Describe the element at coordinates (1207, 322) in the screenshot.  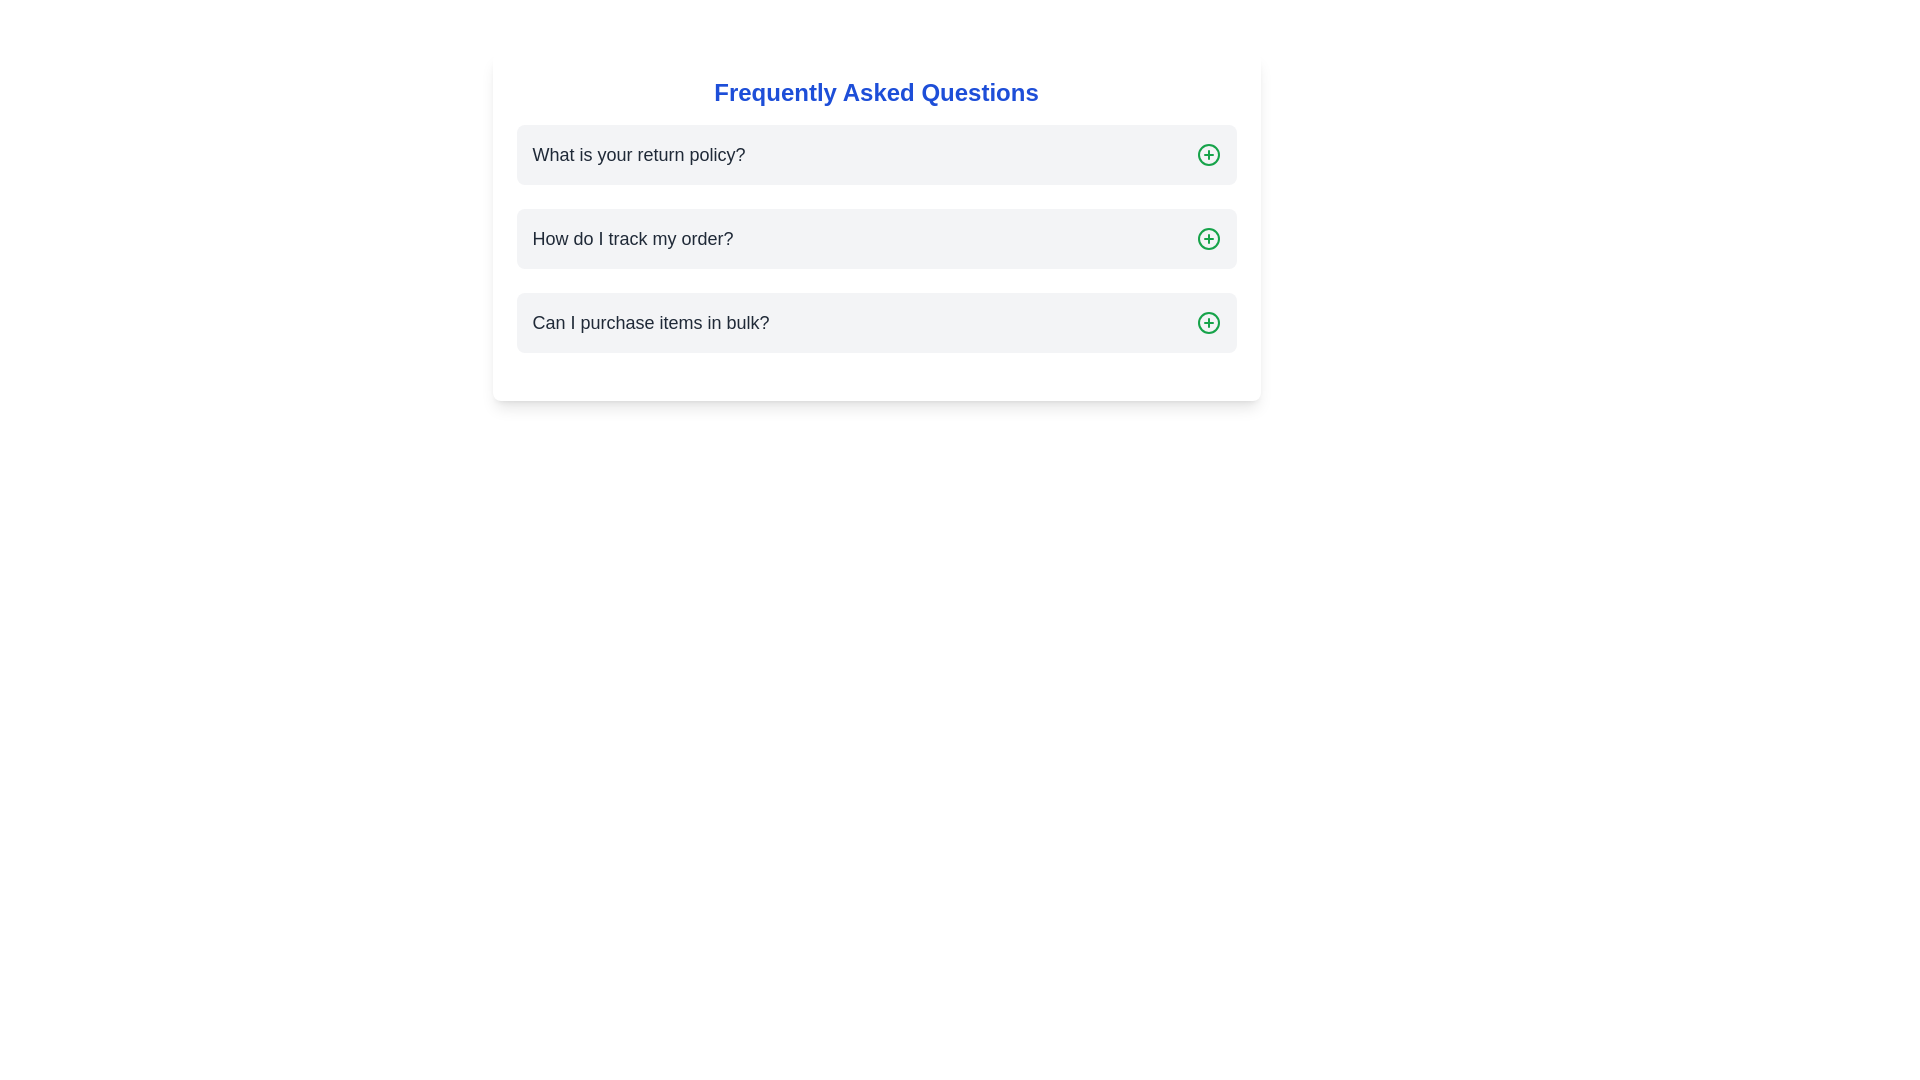
I see `the circular outline of the green plus sign icon` at that location.